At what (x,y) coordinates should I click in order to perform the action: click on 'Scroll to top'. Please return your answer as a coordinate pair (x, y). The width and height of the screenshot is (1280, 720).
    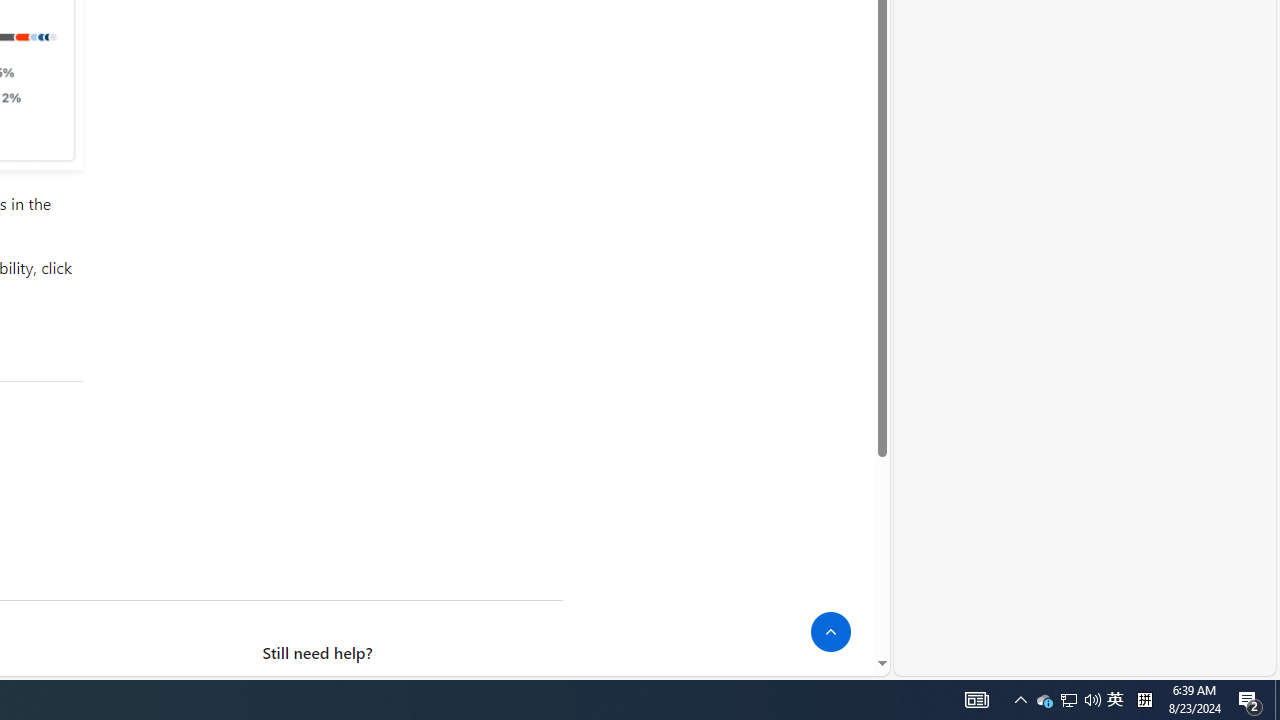
    Looking at the image, I should click on (831, 632).